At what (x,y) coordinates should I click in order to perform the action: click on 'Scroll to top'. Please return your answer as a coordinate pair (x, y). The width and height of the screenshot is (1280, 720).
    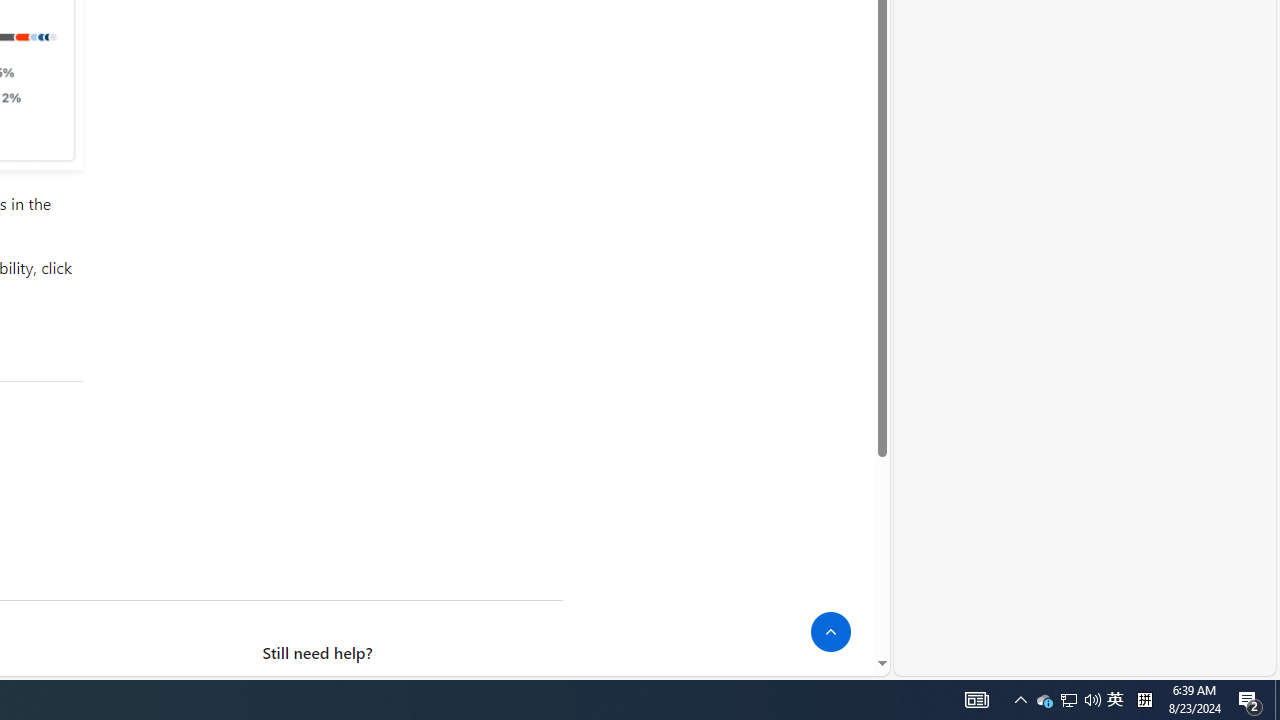
    Looking at the image, I should click on (831, 632).